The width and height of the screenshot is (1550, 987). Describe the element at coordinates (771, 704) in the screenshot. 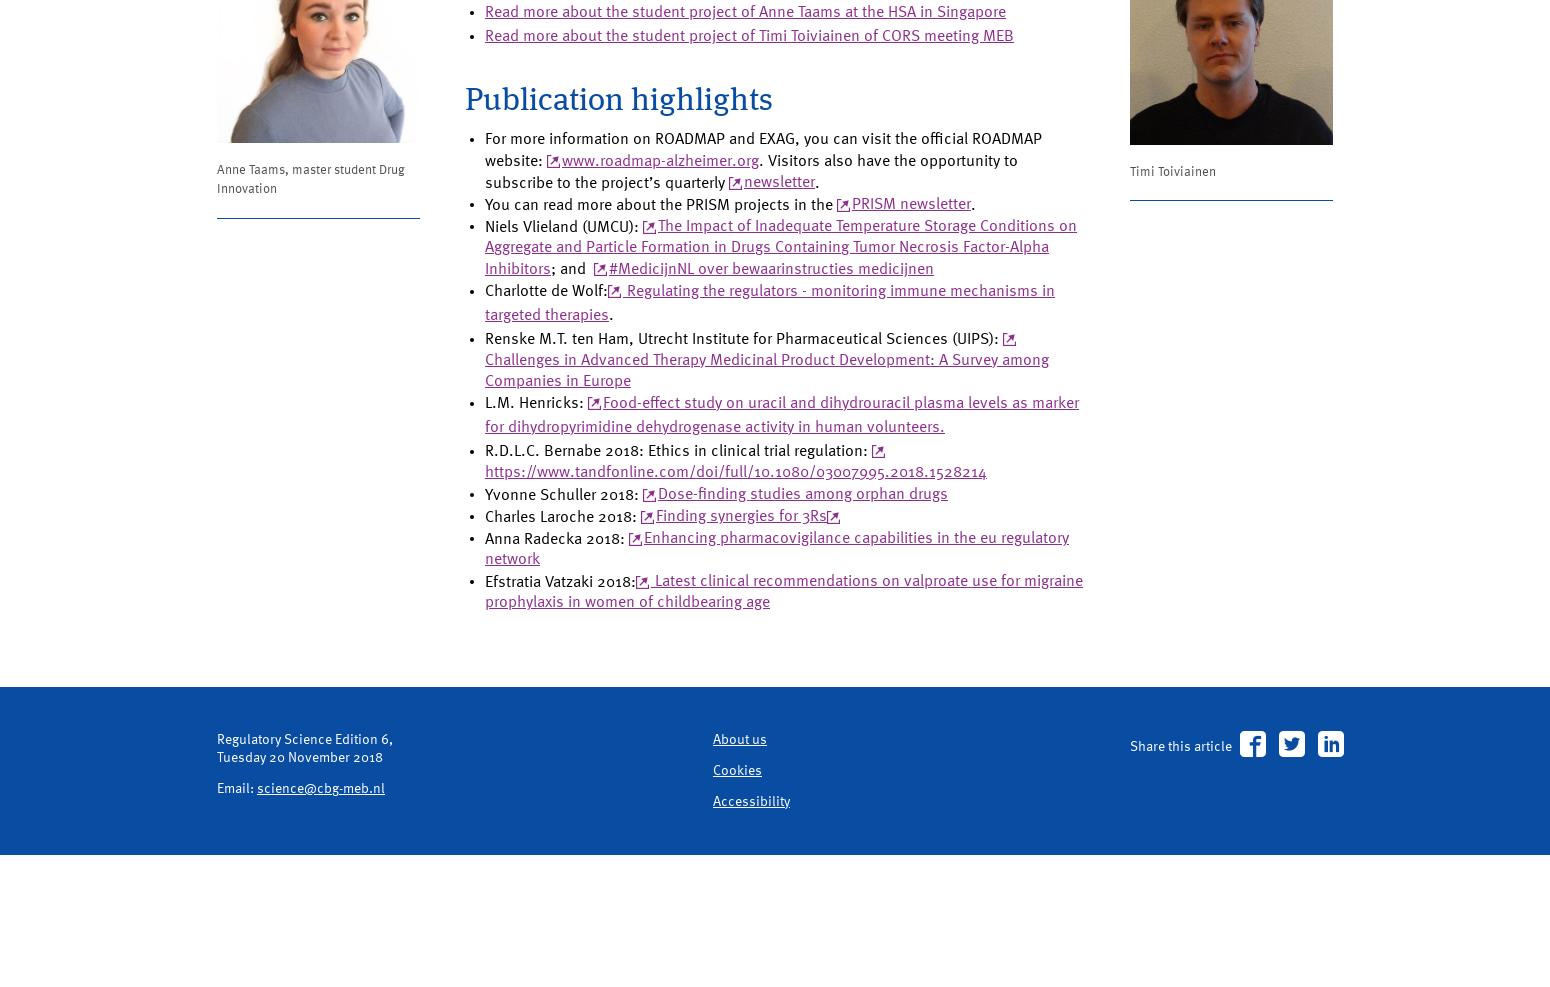

I see `'Latest clinical recommendations on valproate use for migraine prophylaxis in women of childbearing age'` at that location.